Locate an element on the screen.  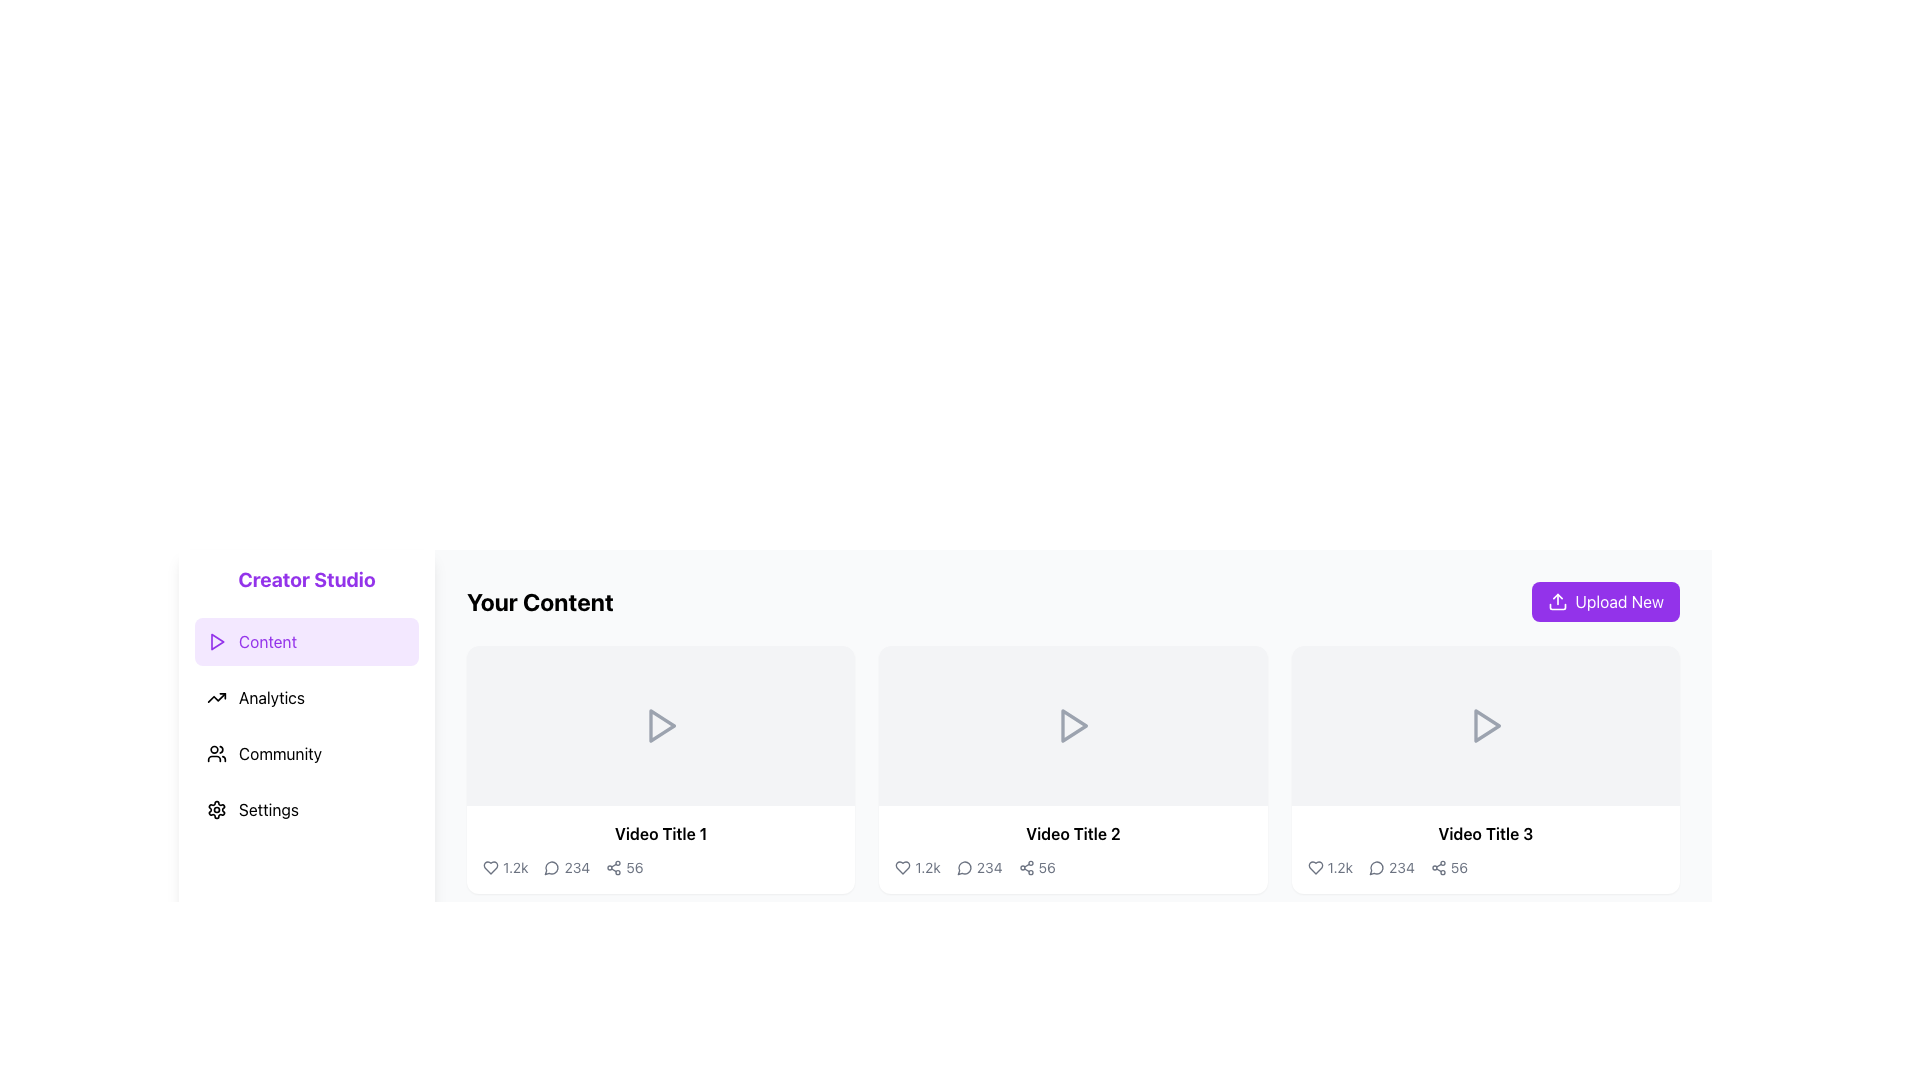
the Text element that displays the amount of comments associated with the video, located below the first video thumbnail in the 'Your Content' section is located at coordinates (566, 866).